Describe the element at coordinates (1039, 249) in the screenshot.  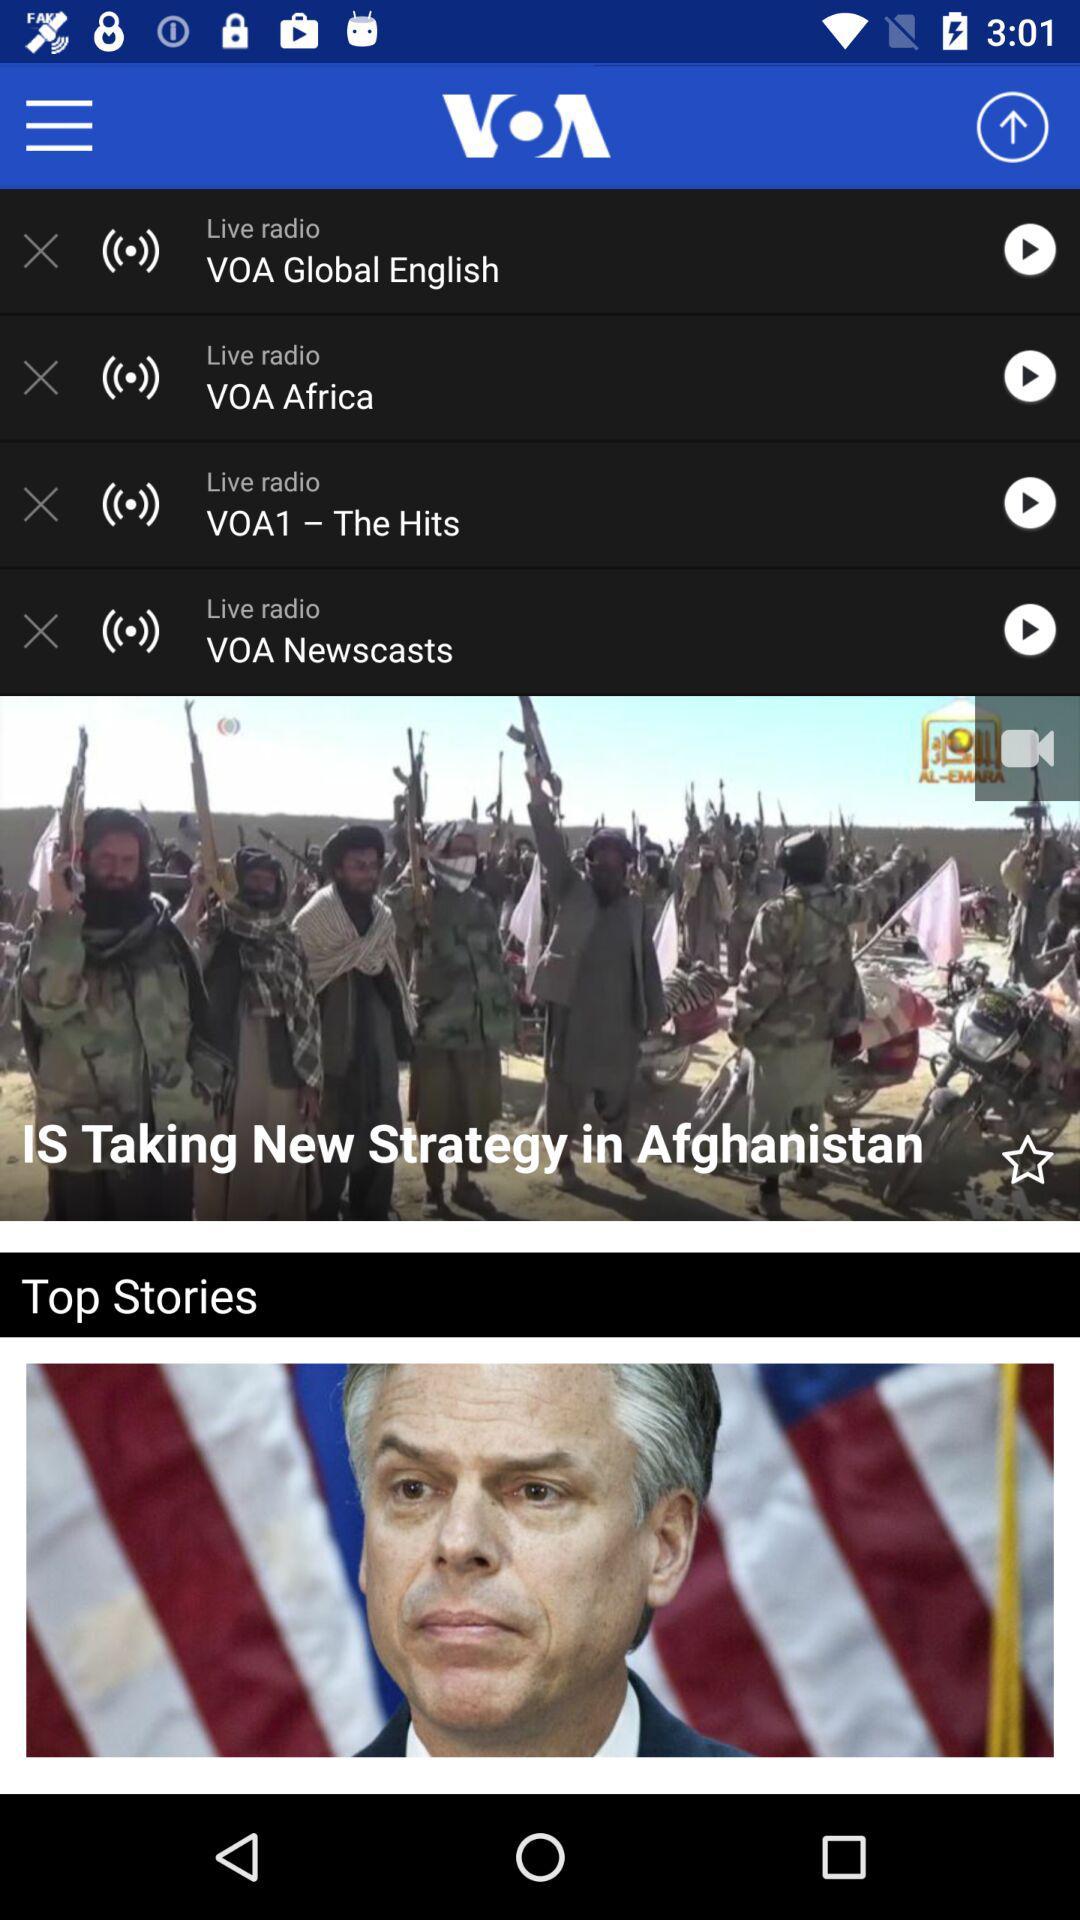
I see `live radio` at that location.